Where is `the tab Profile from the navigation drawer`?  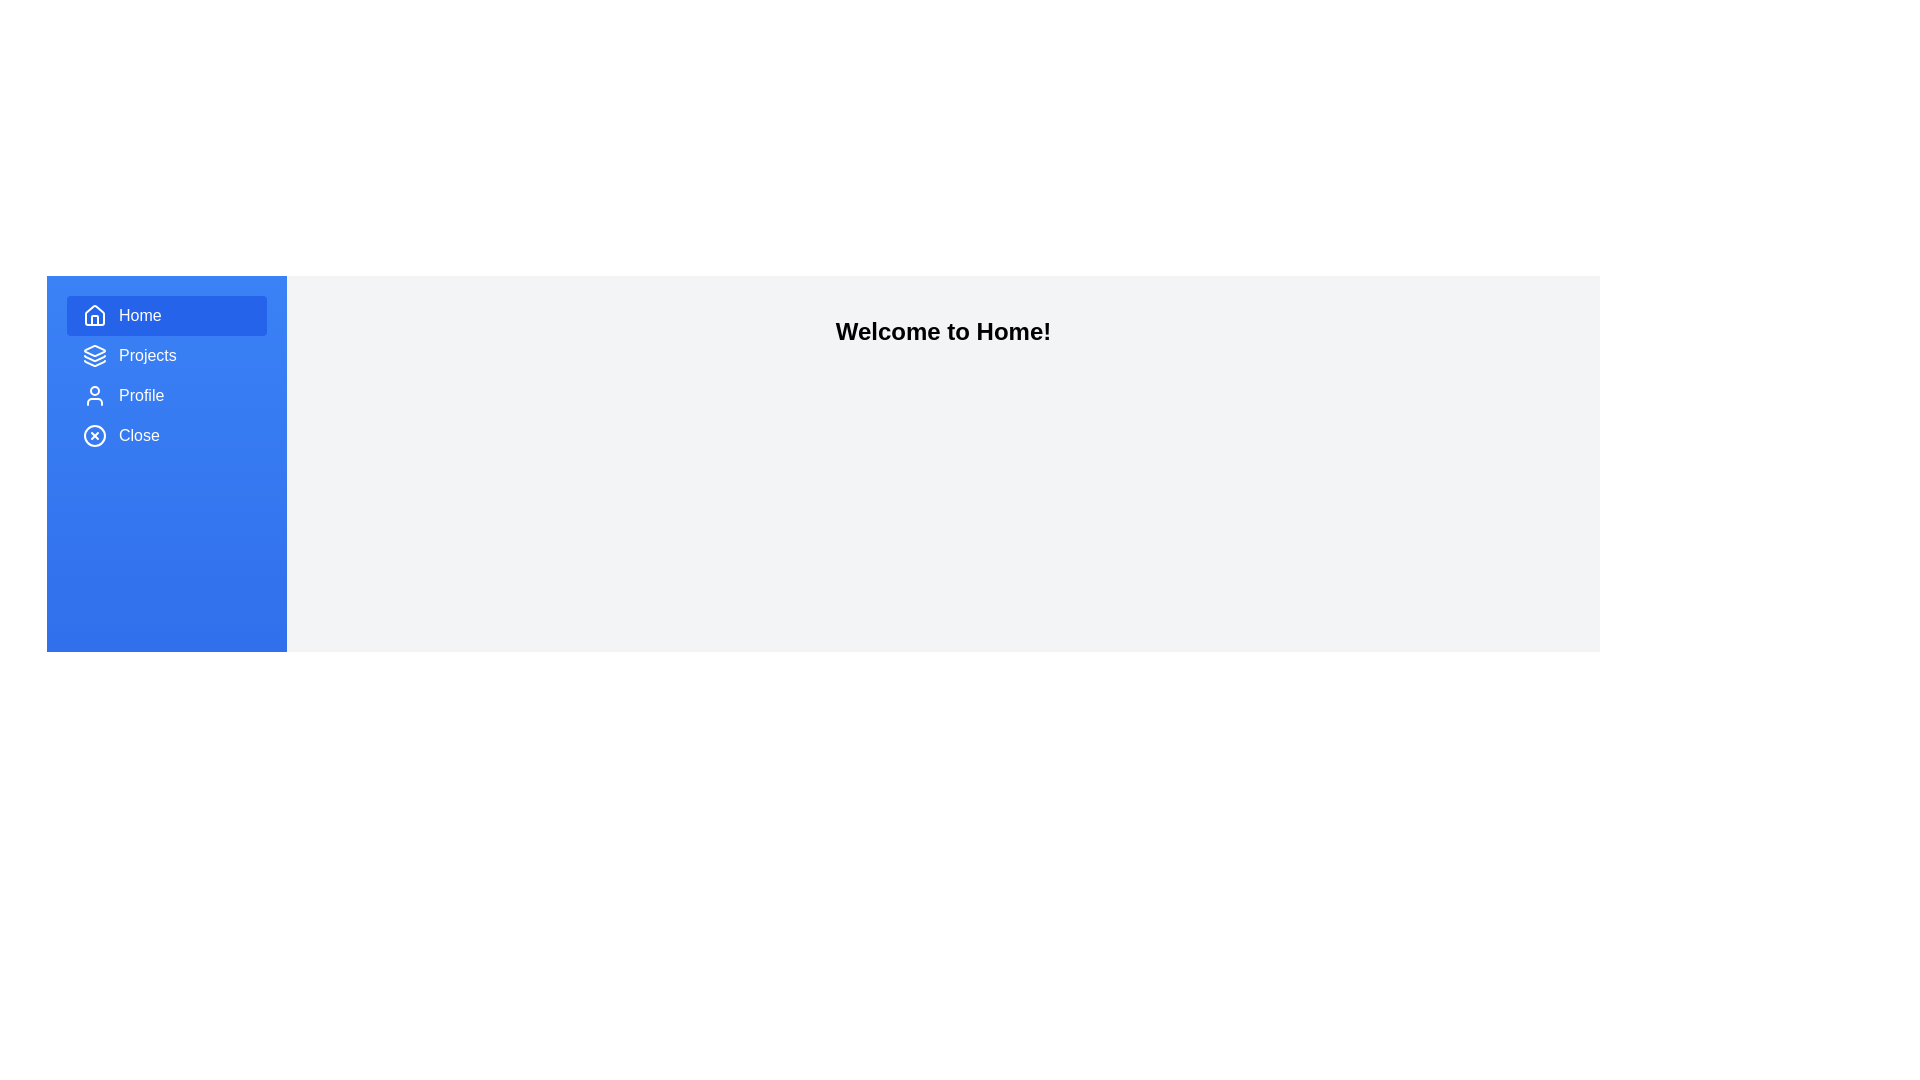 the tab Profile from the navigation drawer is located at coordinates (167, 396).